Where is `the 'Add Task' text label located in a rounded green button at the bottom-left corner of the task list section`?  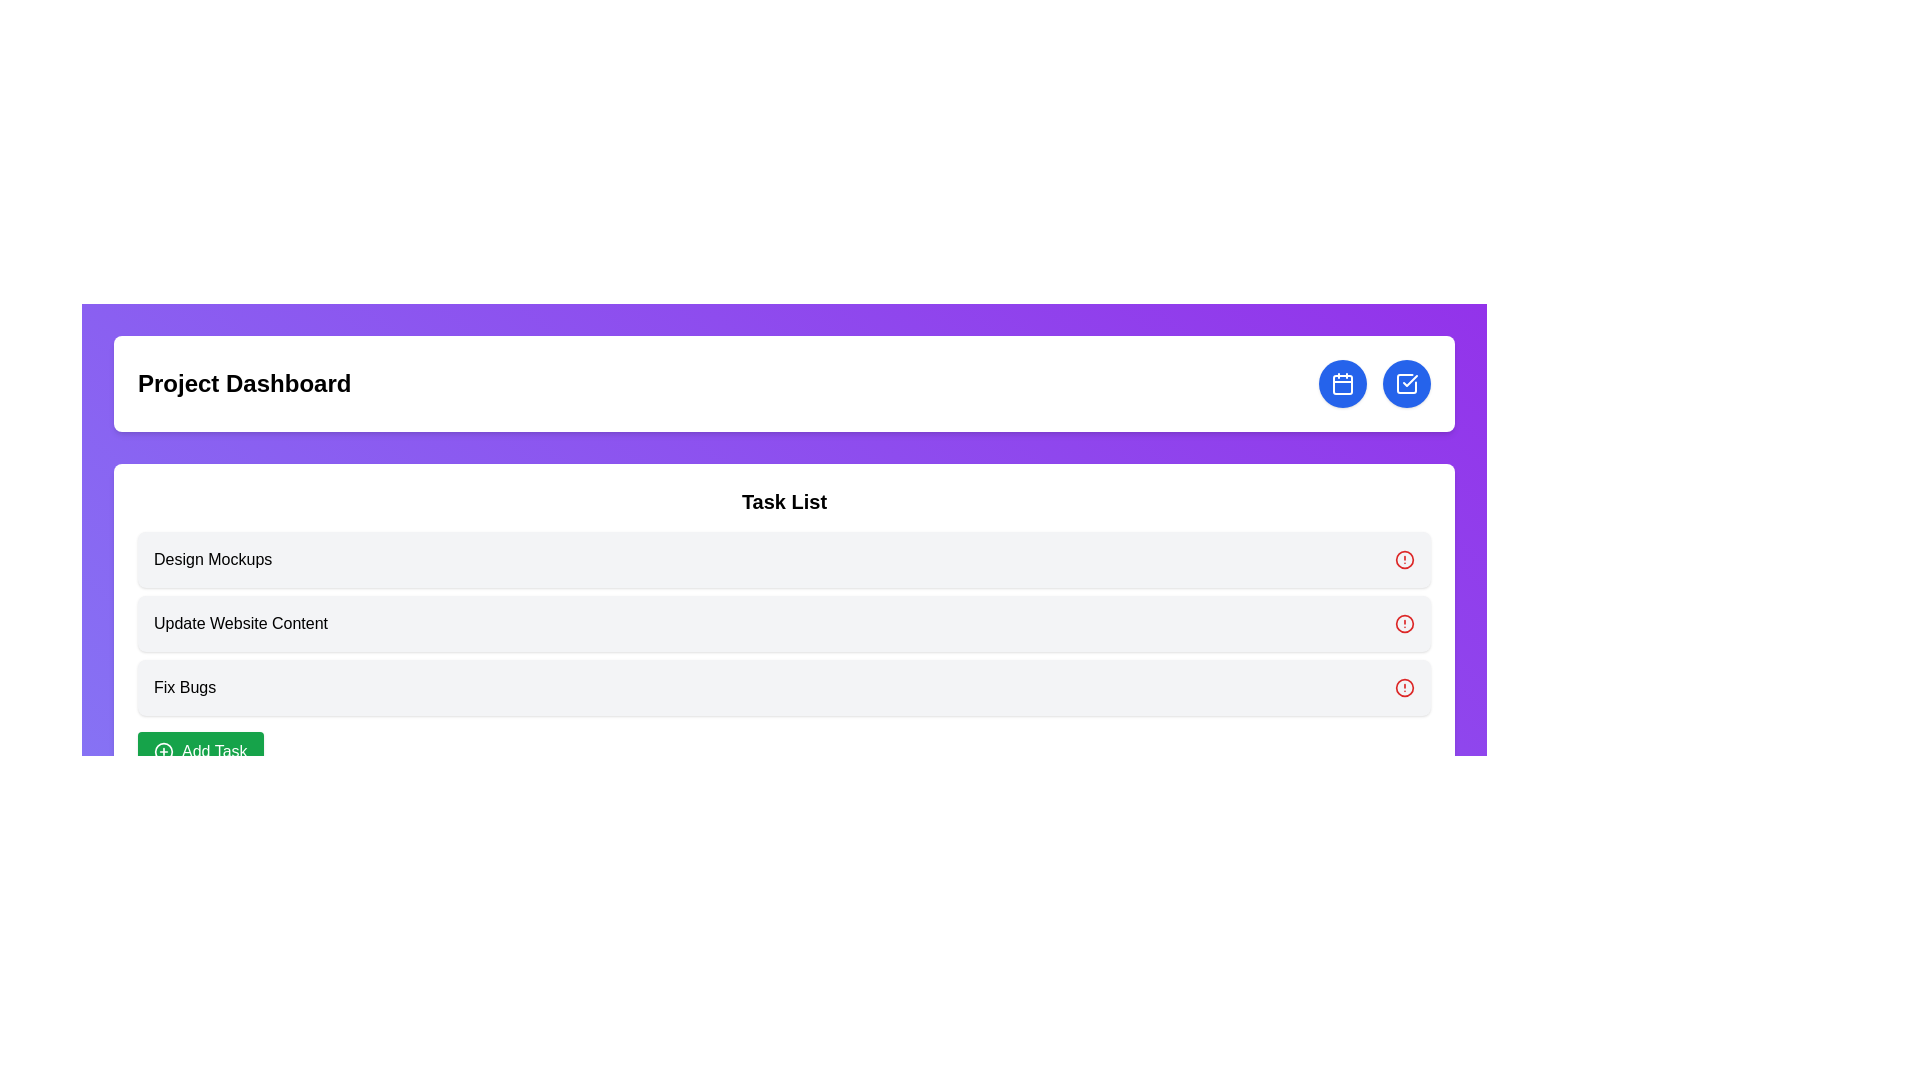
the 'Add Task' text label located in a rounded green button at the bottom-left corner of the task list section is located at coordinates (214, 752).